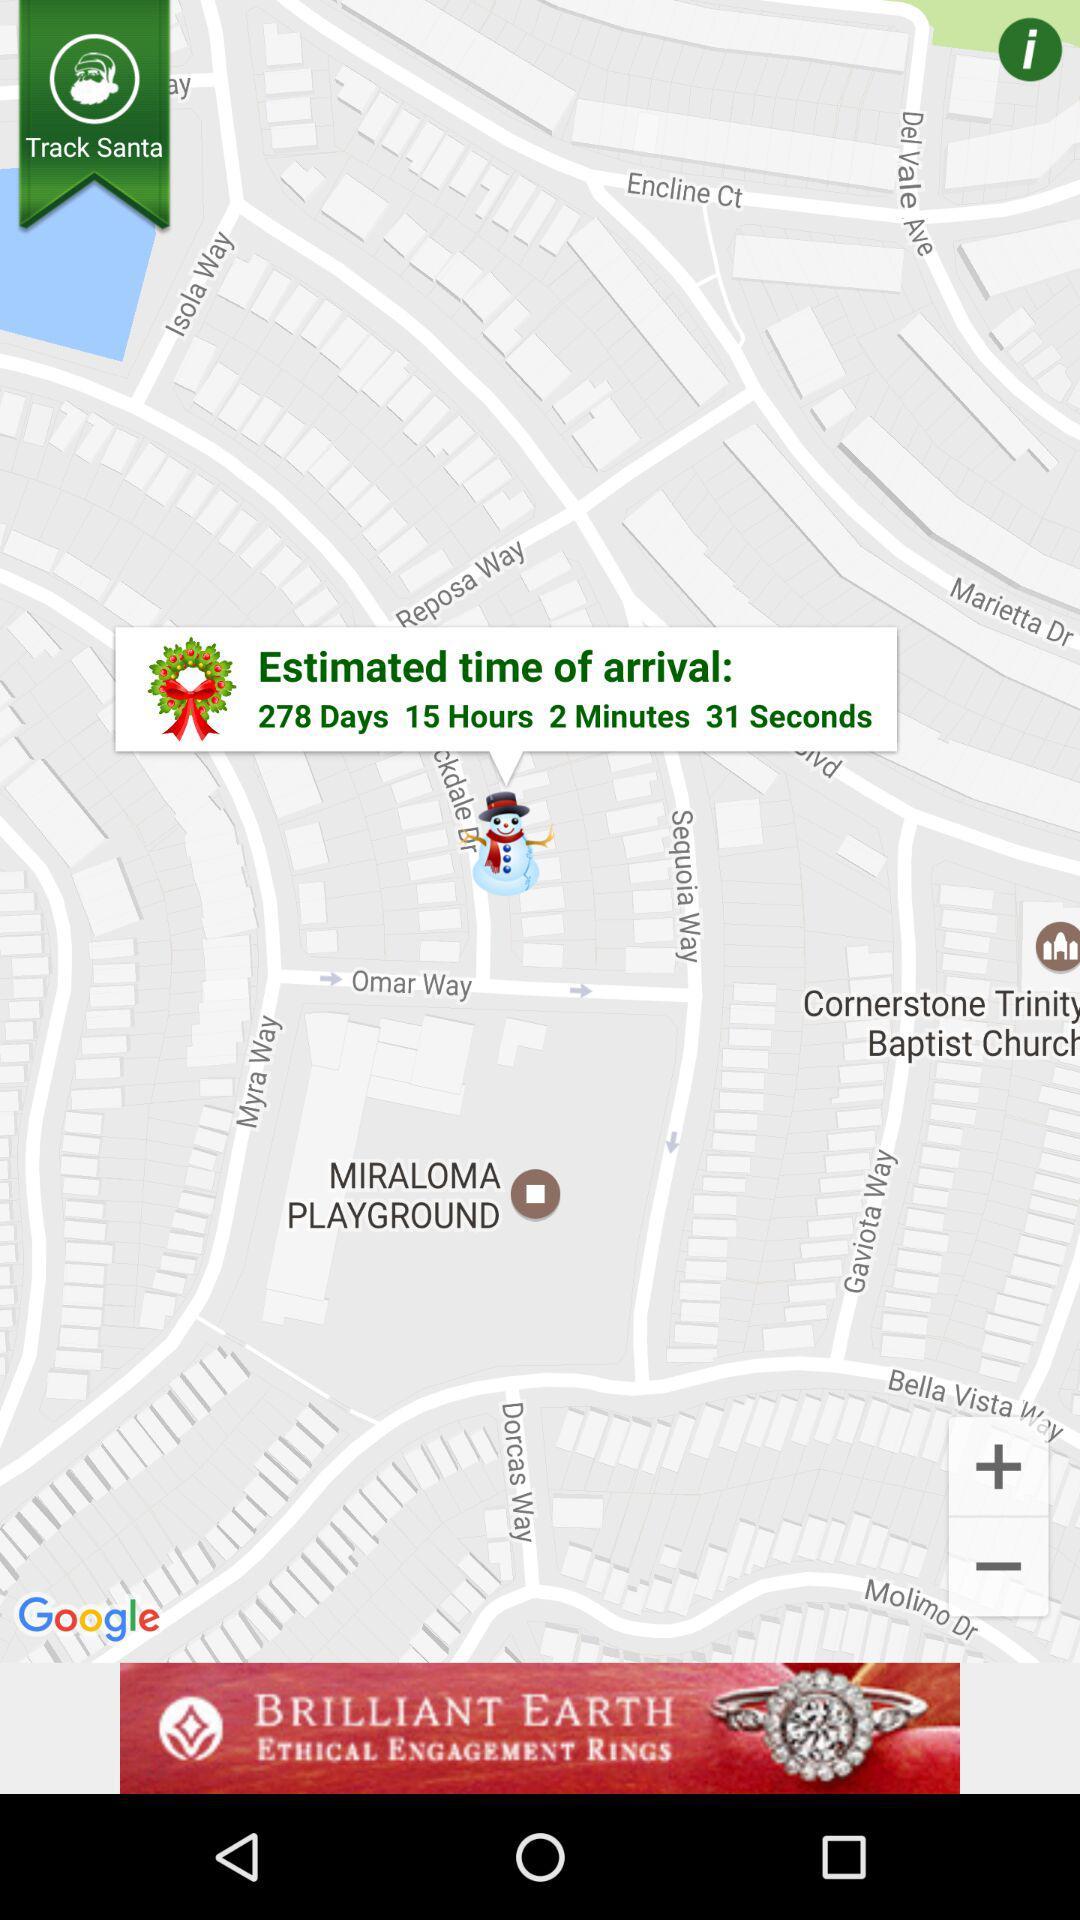  I want to click on for more information, so click(1001, 78).